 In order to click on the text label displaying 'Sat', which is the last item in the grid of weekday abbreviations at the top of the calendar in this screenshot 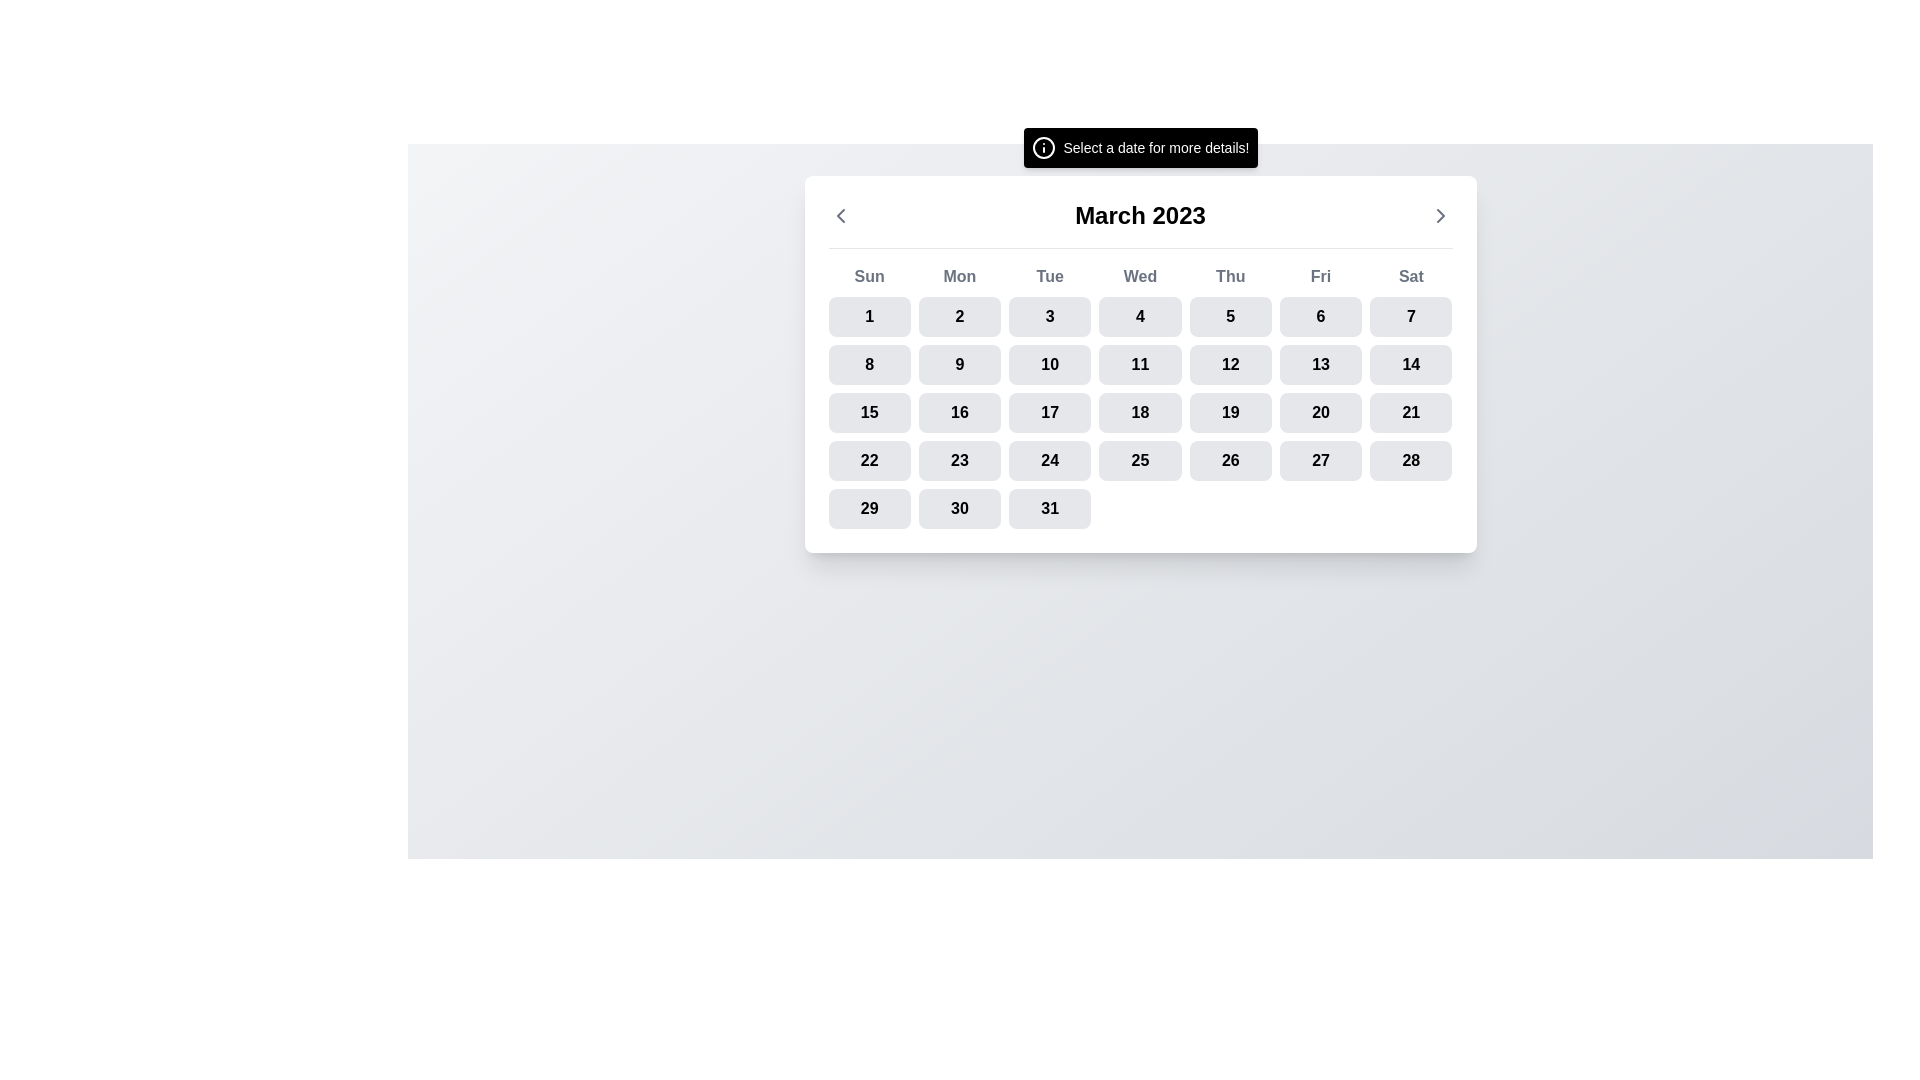, I will do `click(1410, 277)`.